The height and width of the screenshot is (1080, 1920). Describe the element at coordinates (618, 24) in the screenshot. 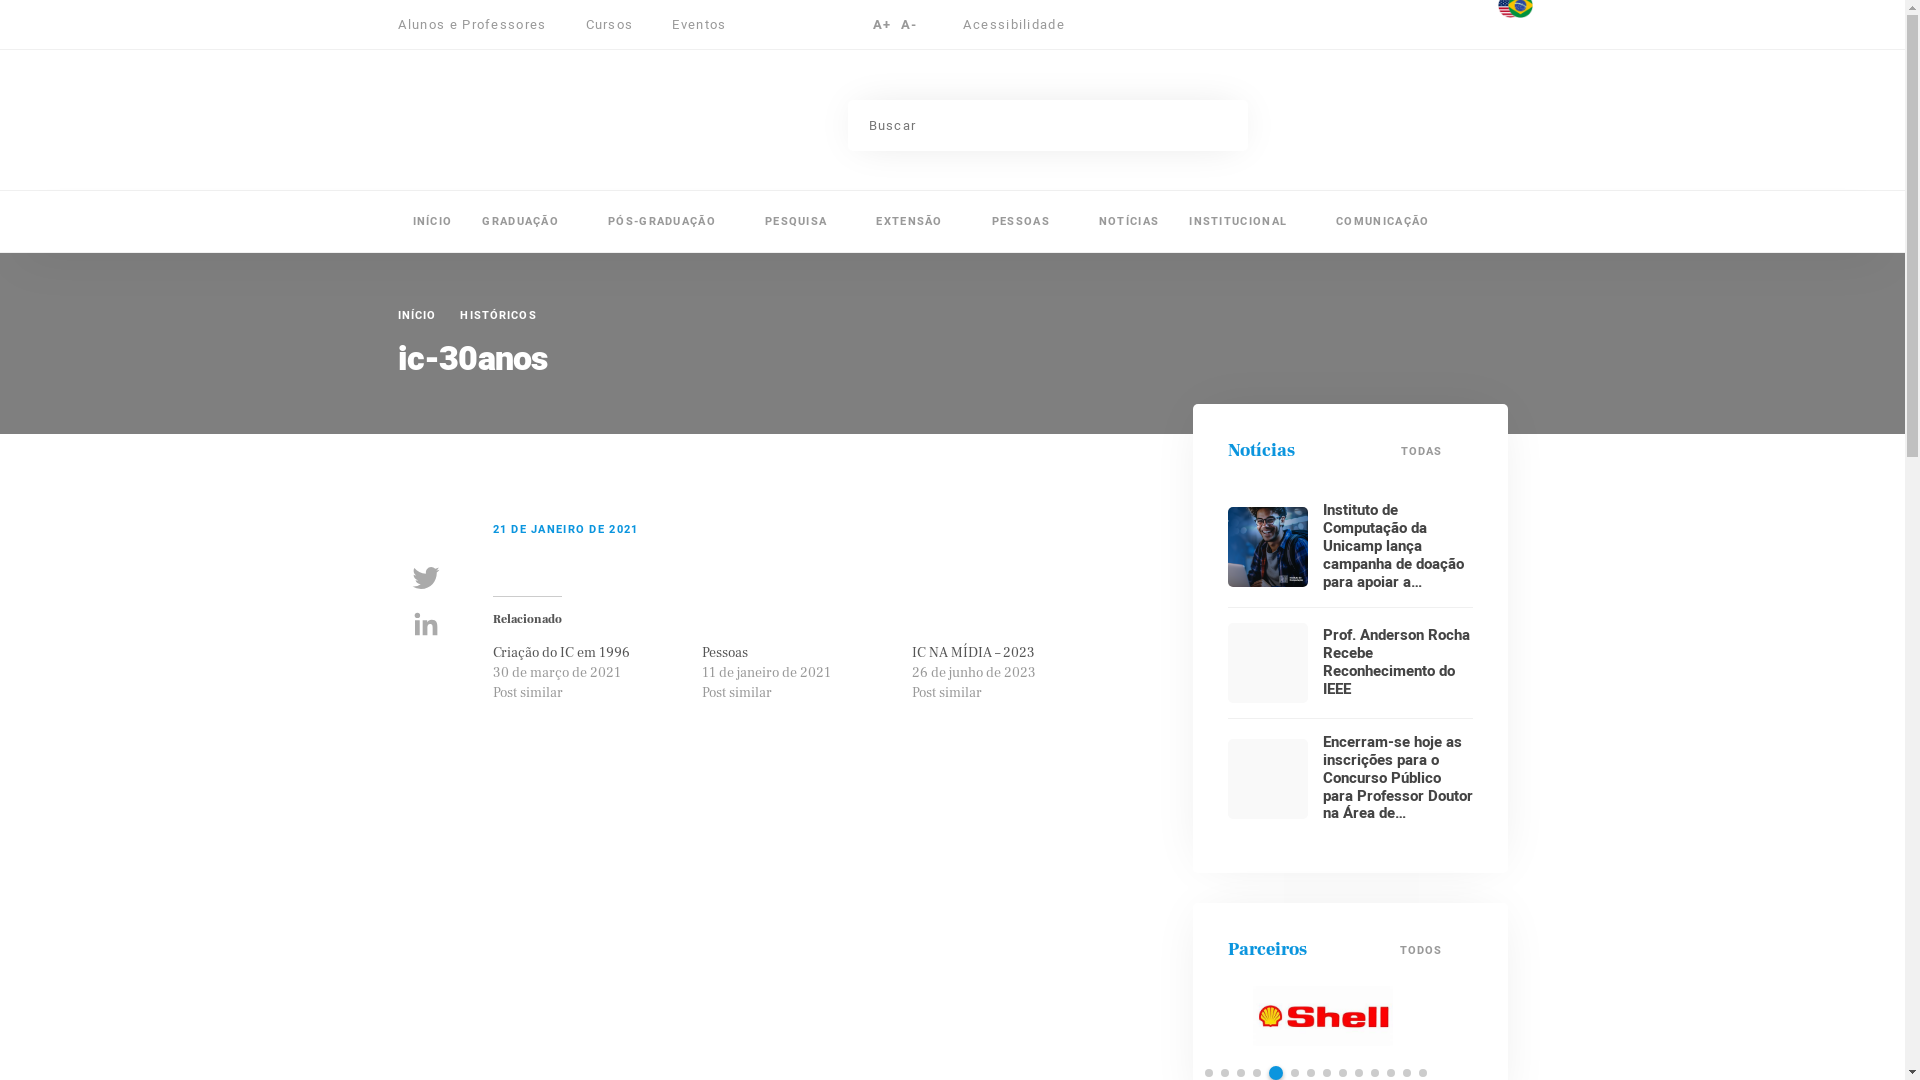

I see `'Cursos'` at that location.